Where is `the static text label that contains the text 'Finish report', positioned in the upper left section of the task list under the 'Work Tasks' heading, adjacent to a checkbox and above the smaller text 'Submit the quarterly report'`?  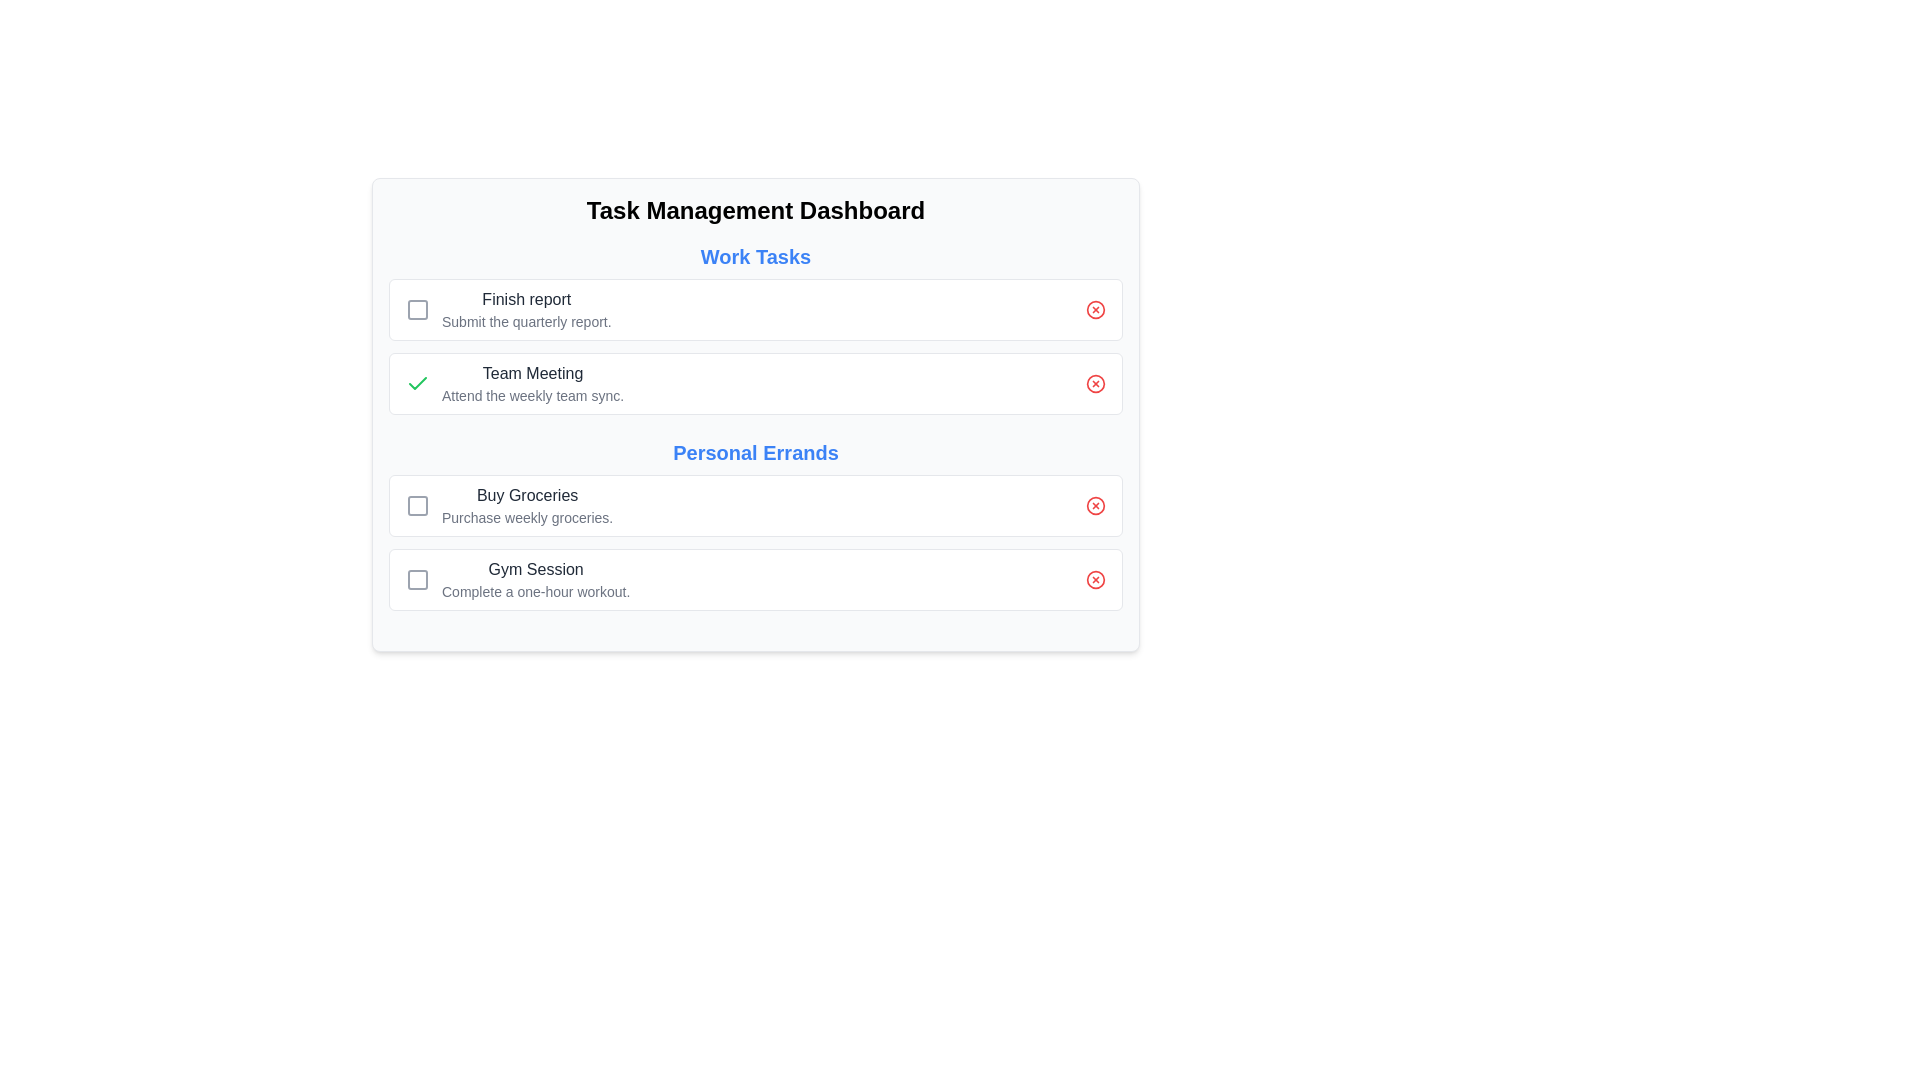
the static text label that contains the text 'Finish report', positioned in the upper left section of the task list under the 'Work Tasks' heading, adjacent to a checkbox and above the smaller text 'Submit the quarterly report' is located at coordinates (526, 300).